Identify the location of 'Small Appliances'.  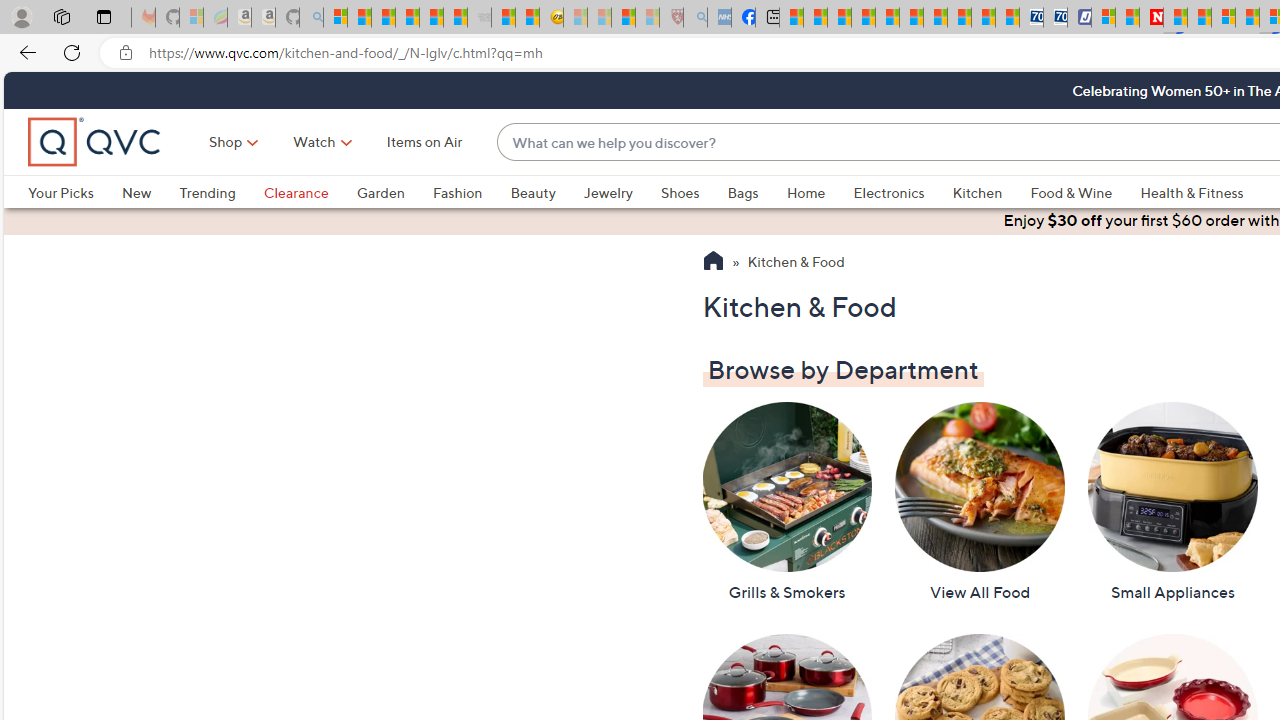
(1173, 501).